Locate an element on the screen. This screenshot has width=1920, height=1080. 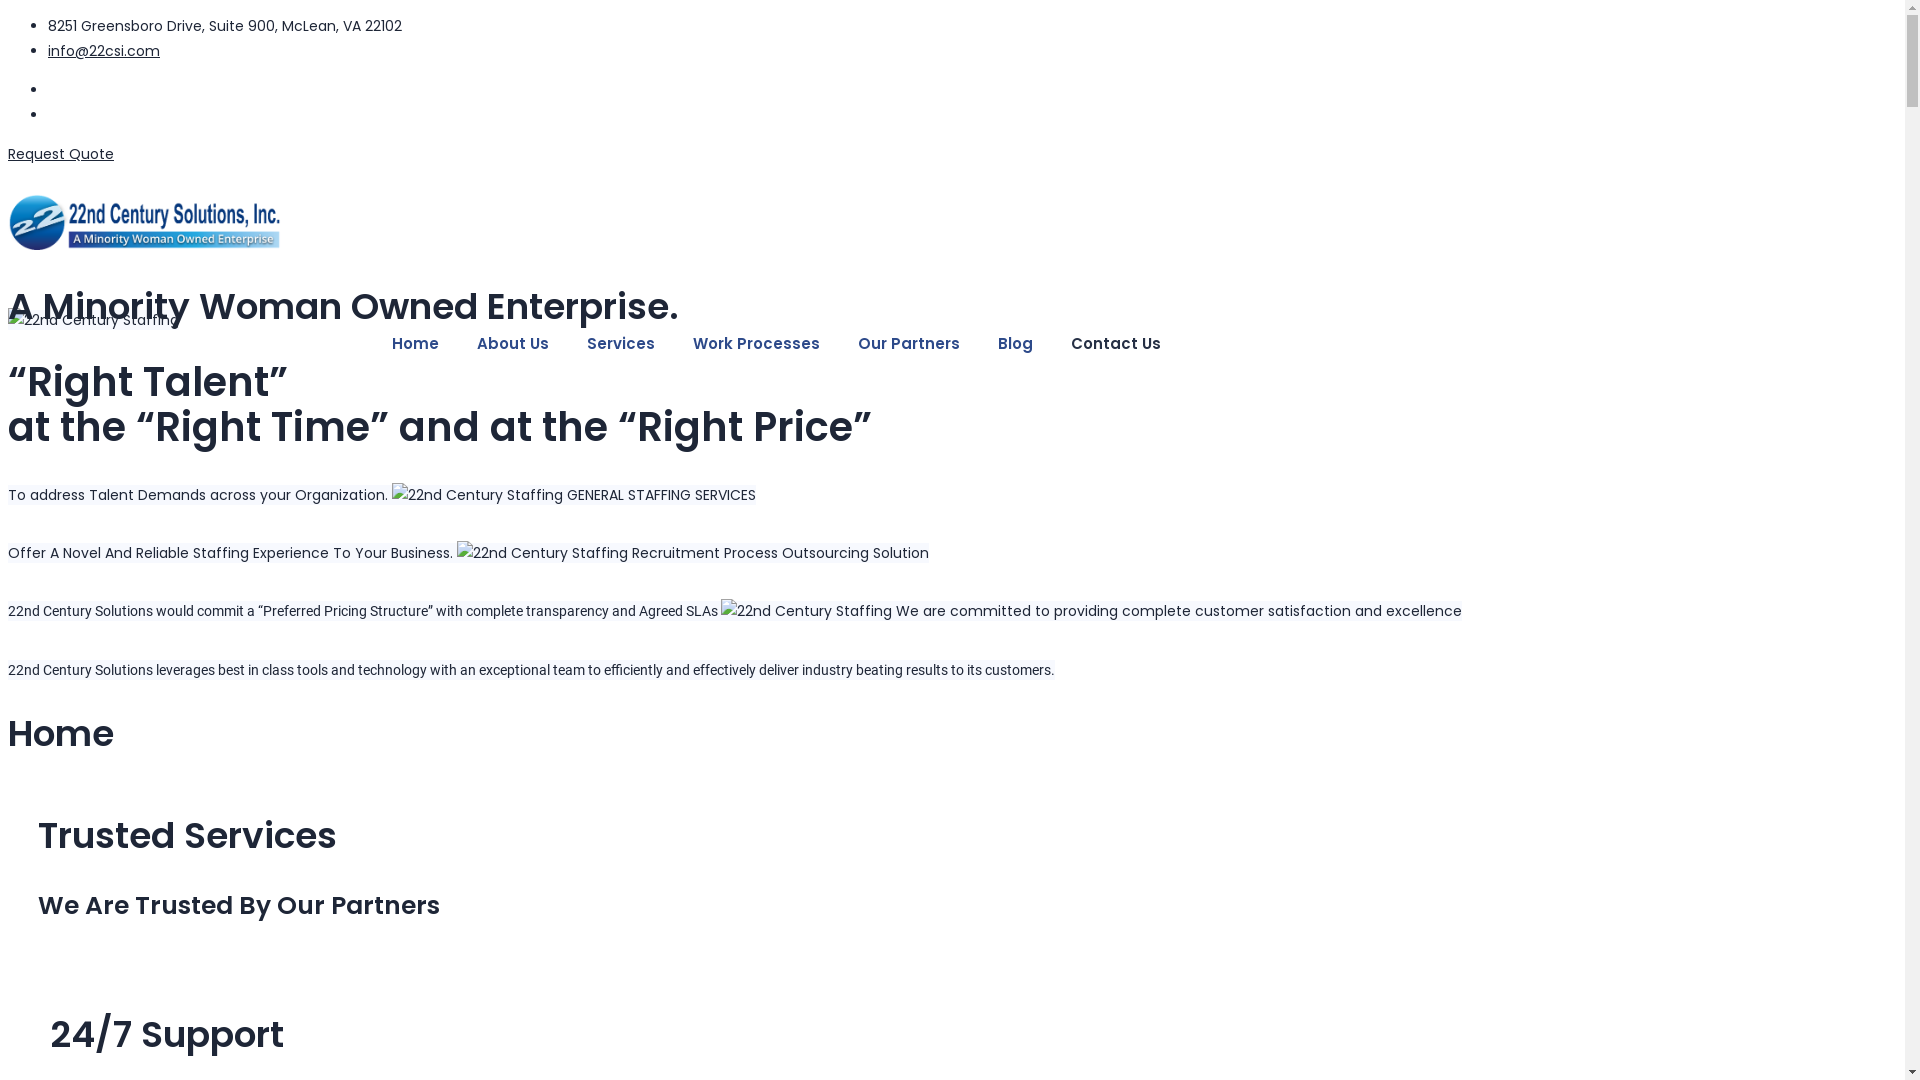
'22nd Century Solutions' is located at coordinates (592, 224).